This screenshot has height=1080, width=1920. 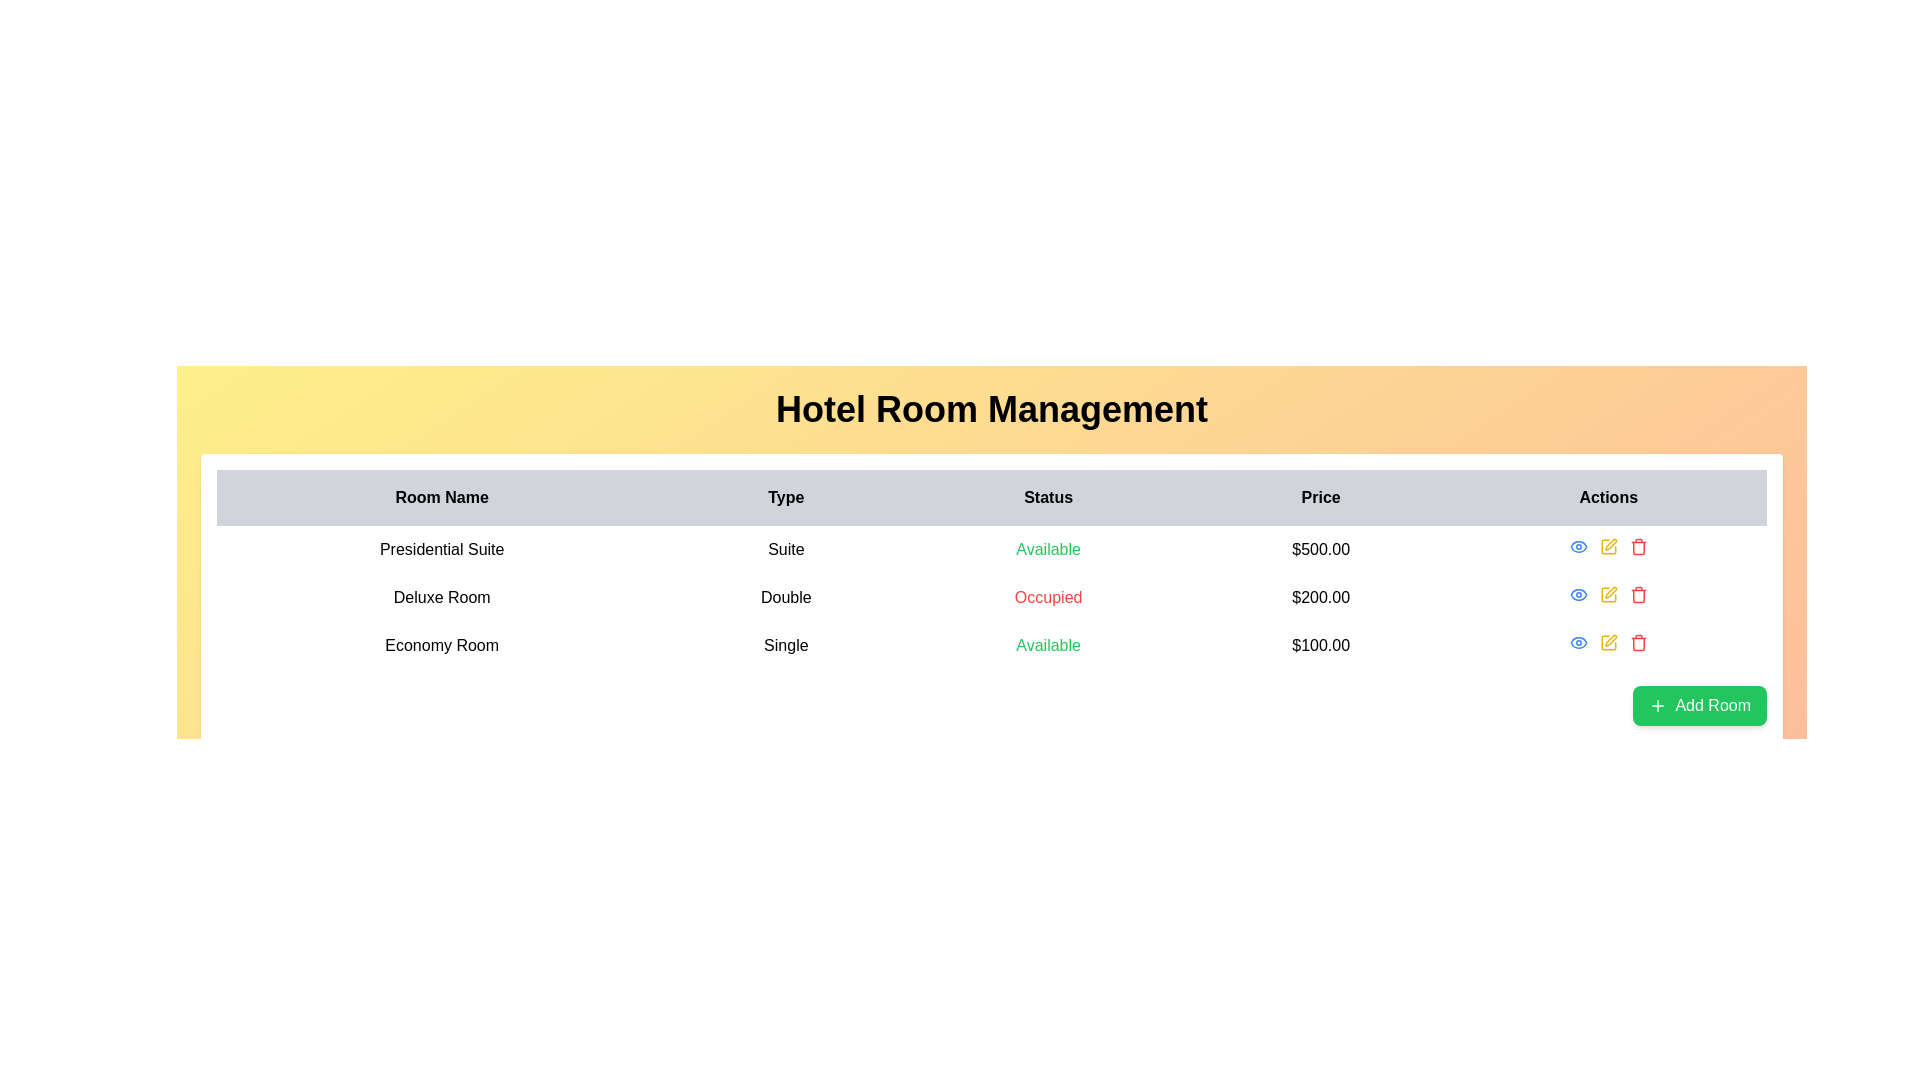 What do you see at coordinates (992, 645) in the screenshot?
I see `the third row in the table displaying the 'Economy Room' category with type 'Single' and availability status 'Available'` at bounding box center [992, 645].